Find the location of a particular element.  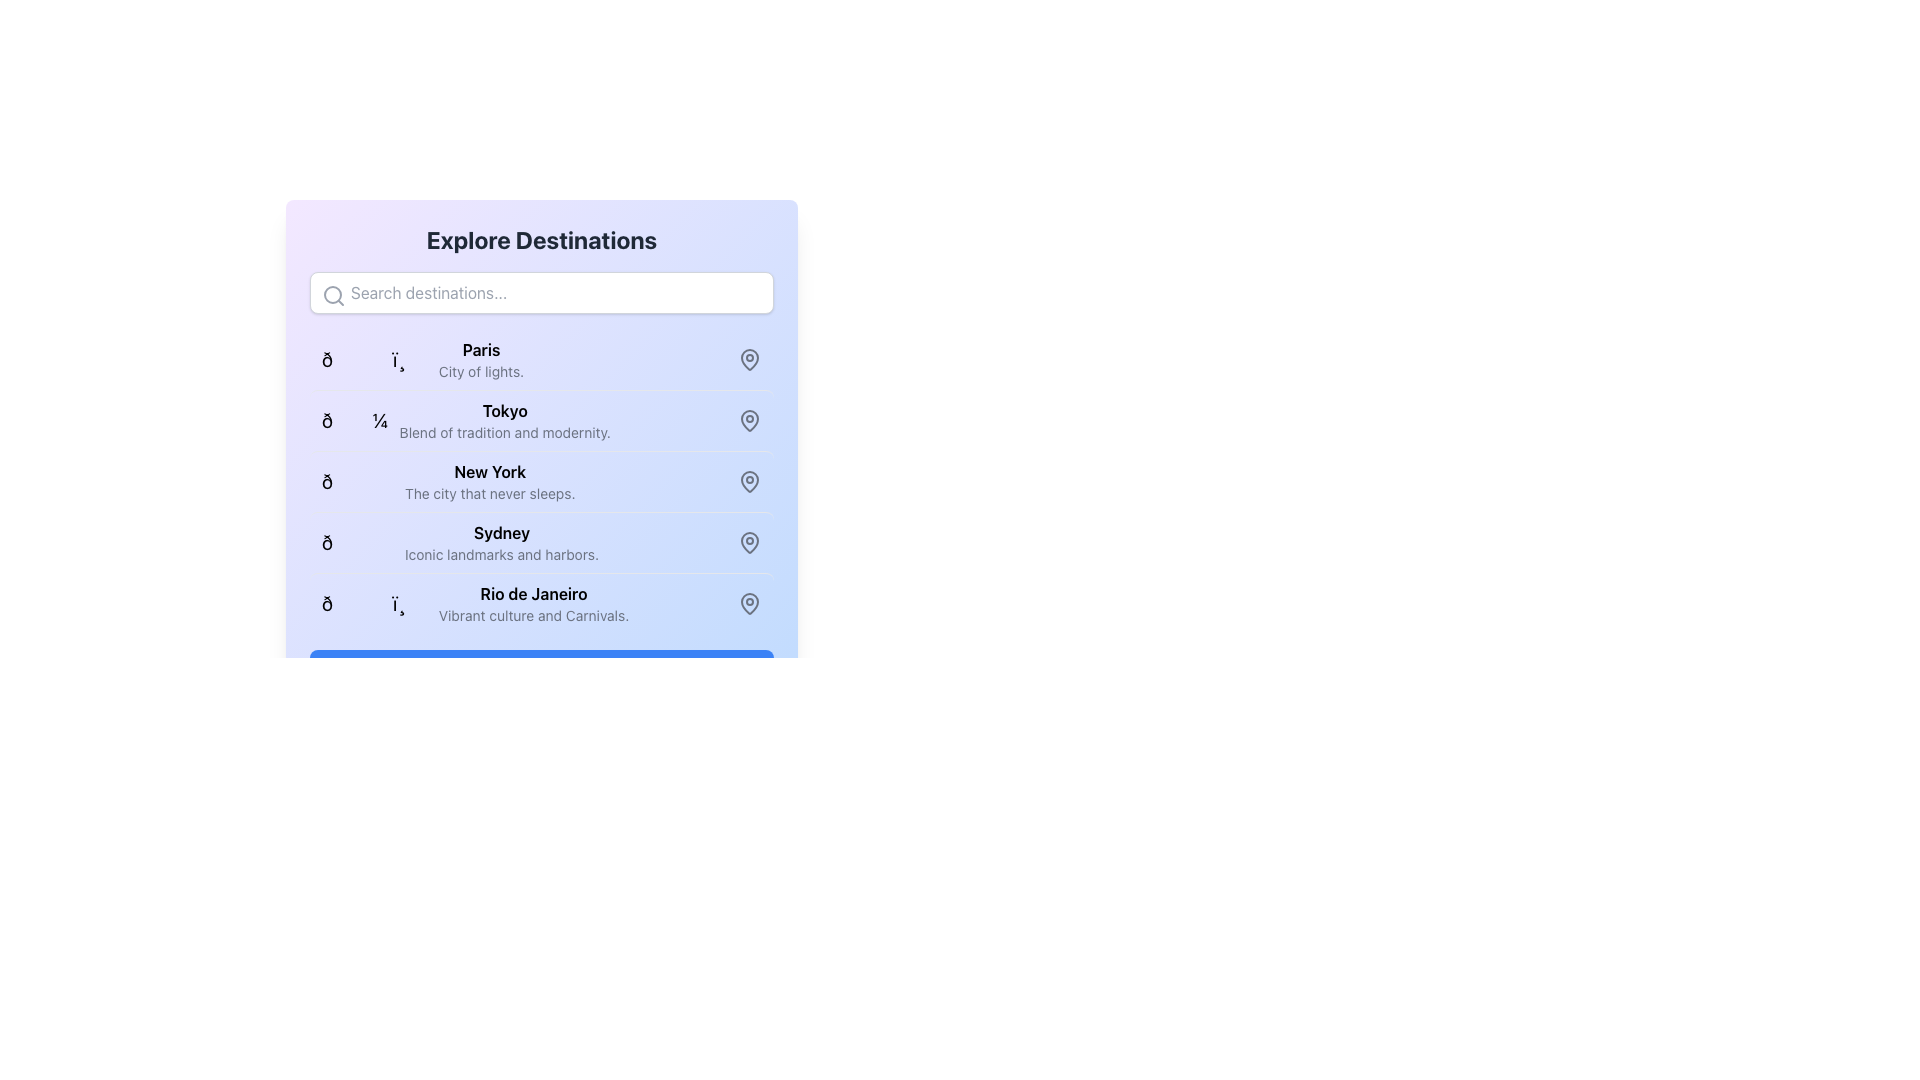

the large, bold header text reading 'Explore Destinations' at the top of the card-like interface is located at coordinates (542, 238).